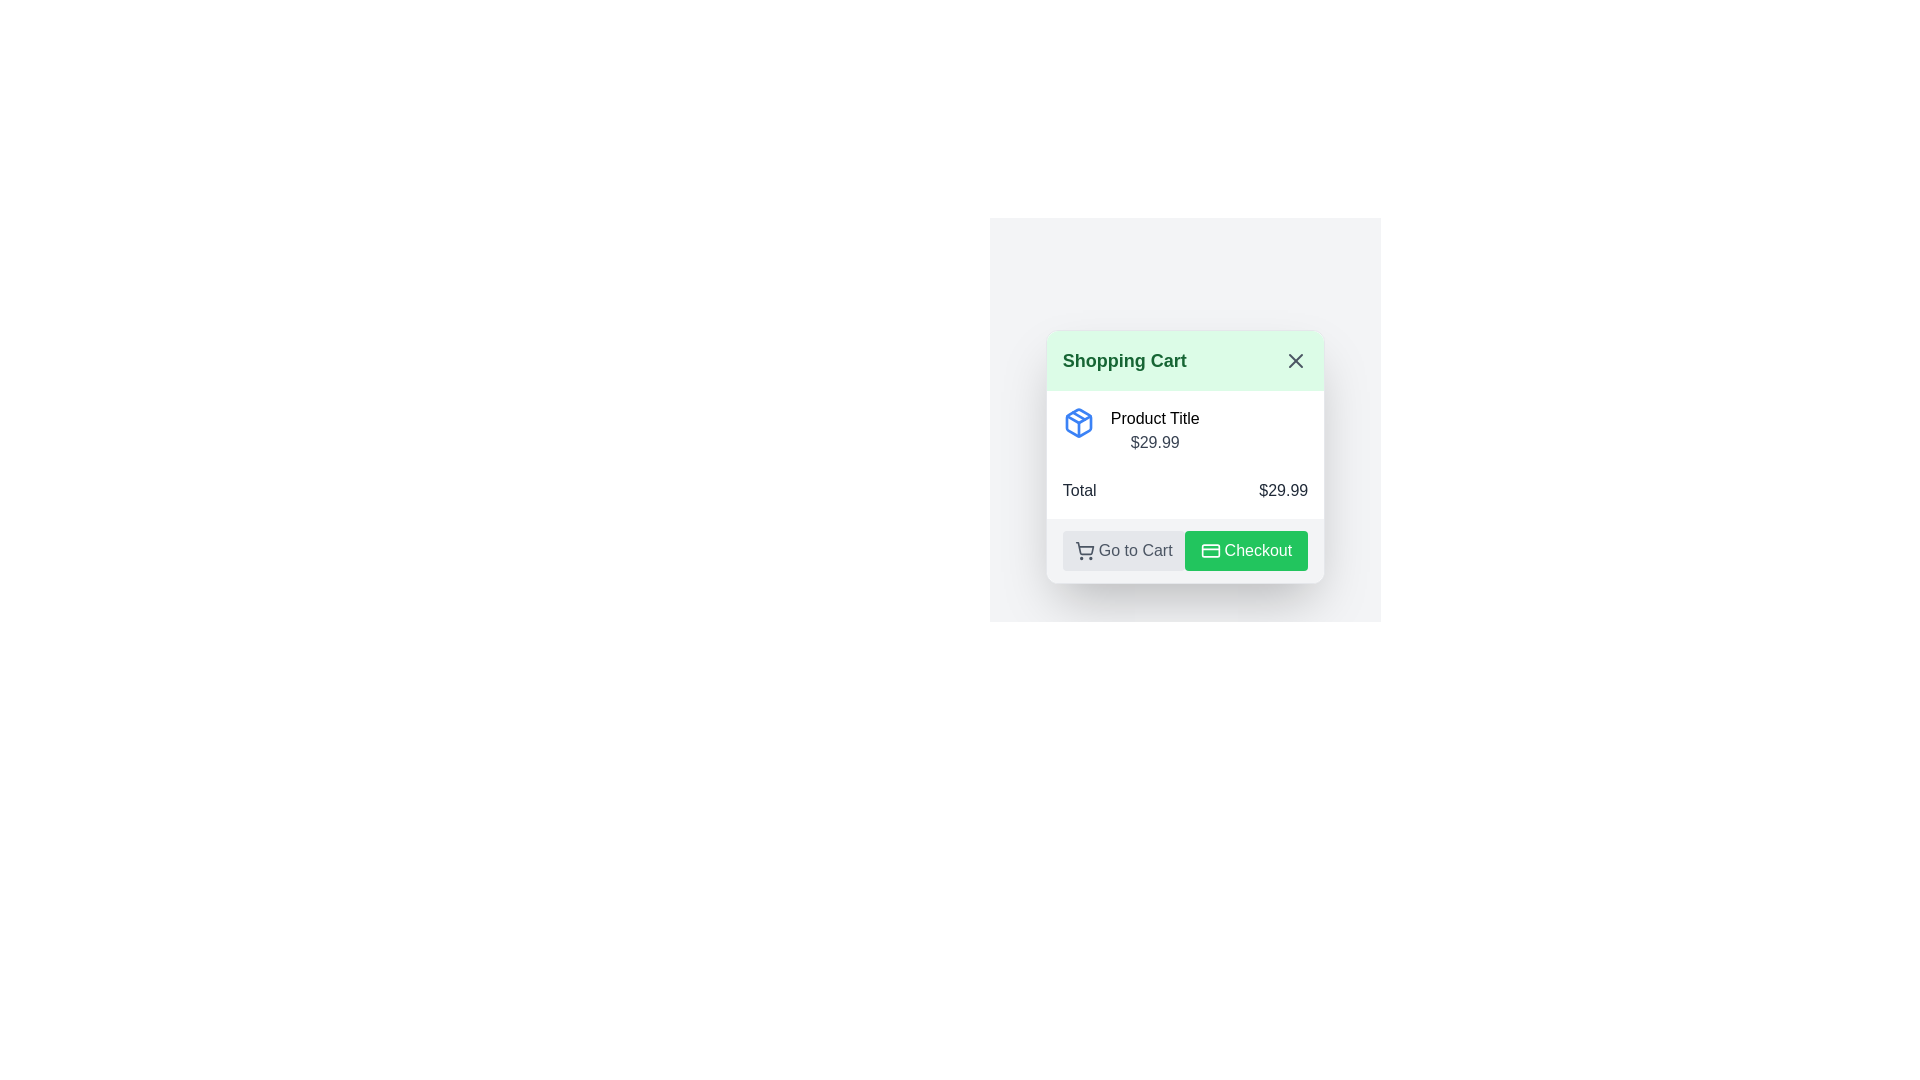 The width and height of the screenshot is (1920, 1080). I want to click on the checkout button located to the right of the 'Go to Cart' button in the 'Shopping Cart' dialog box, so click(1245, 551).